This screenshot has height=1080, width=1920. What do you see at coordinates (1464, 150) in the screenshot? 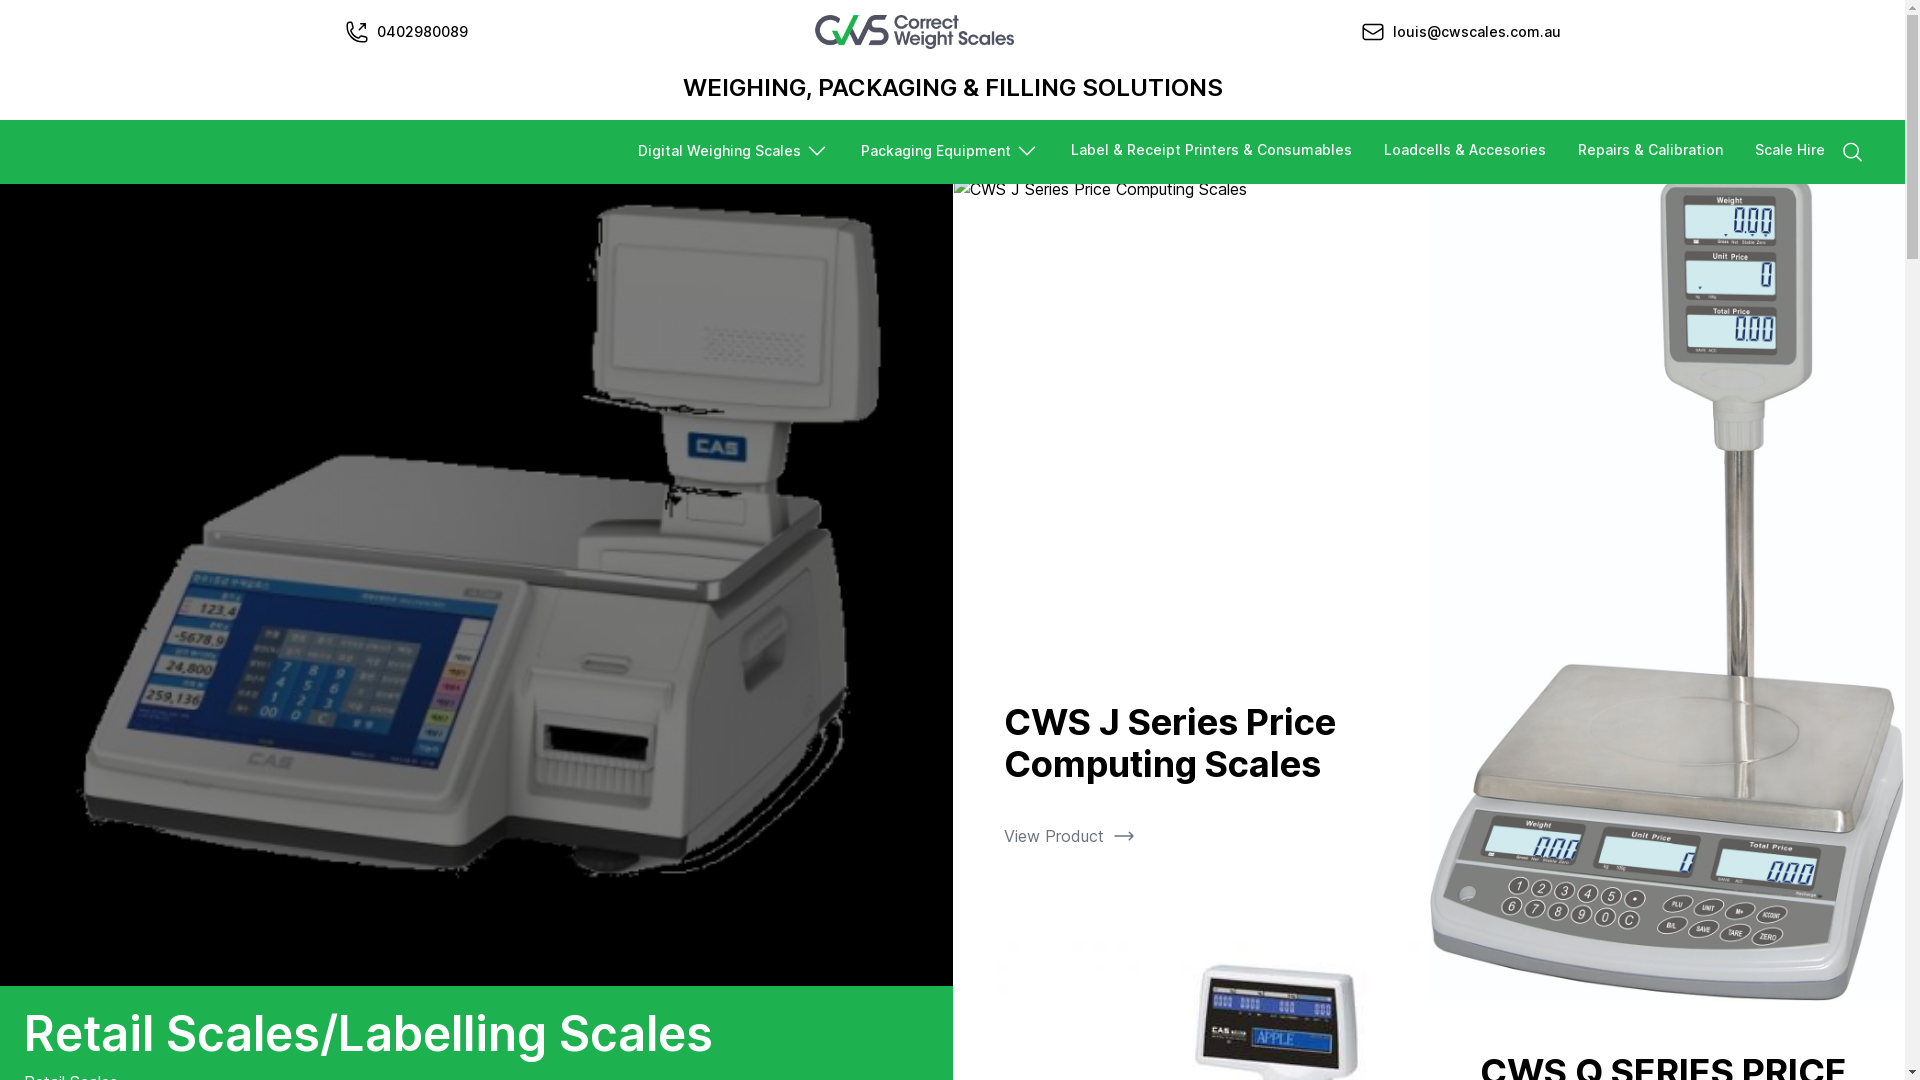
I see `'Loadcells & Accesories'` at bounding box center [1464, 150].